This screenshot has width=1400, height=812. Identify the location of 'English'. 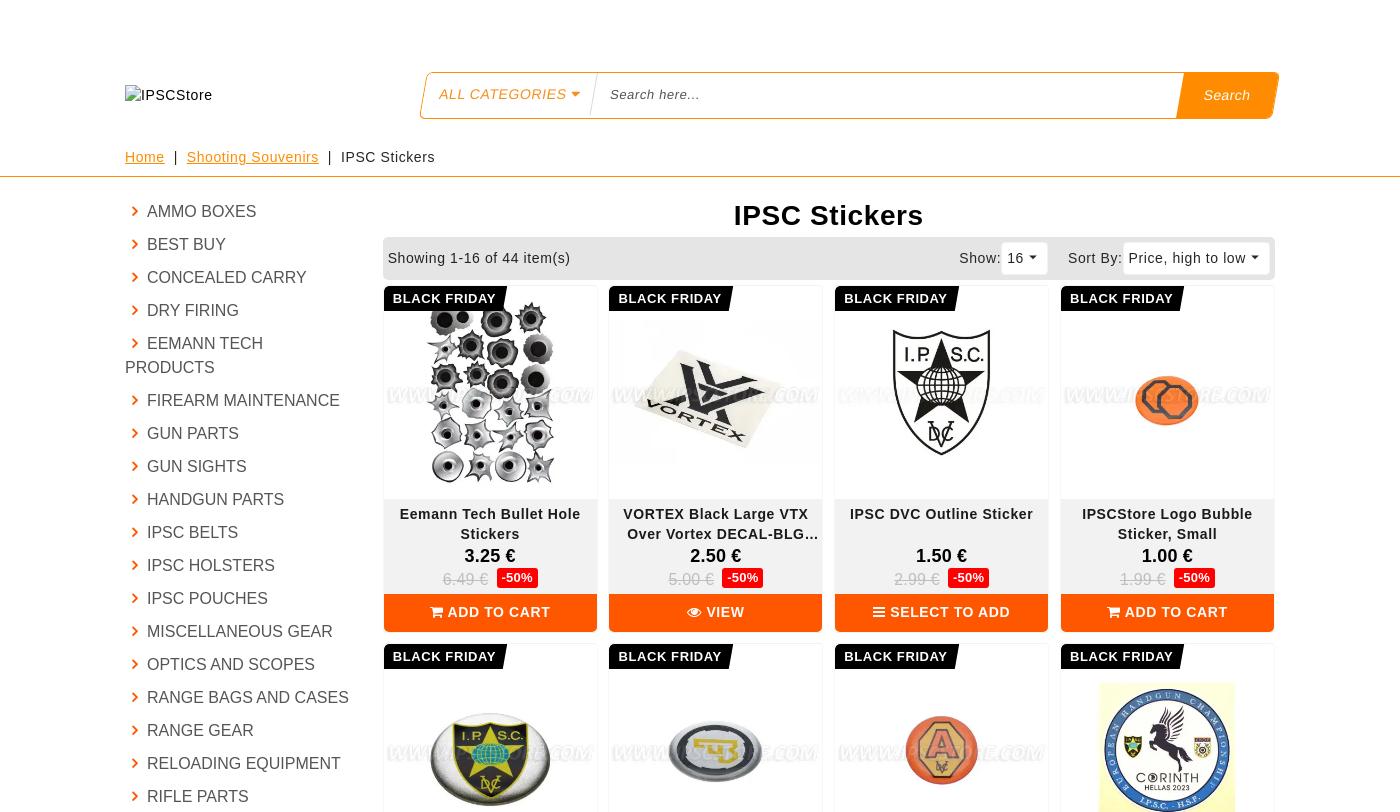
(1036, 22).